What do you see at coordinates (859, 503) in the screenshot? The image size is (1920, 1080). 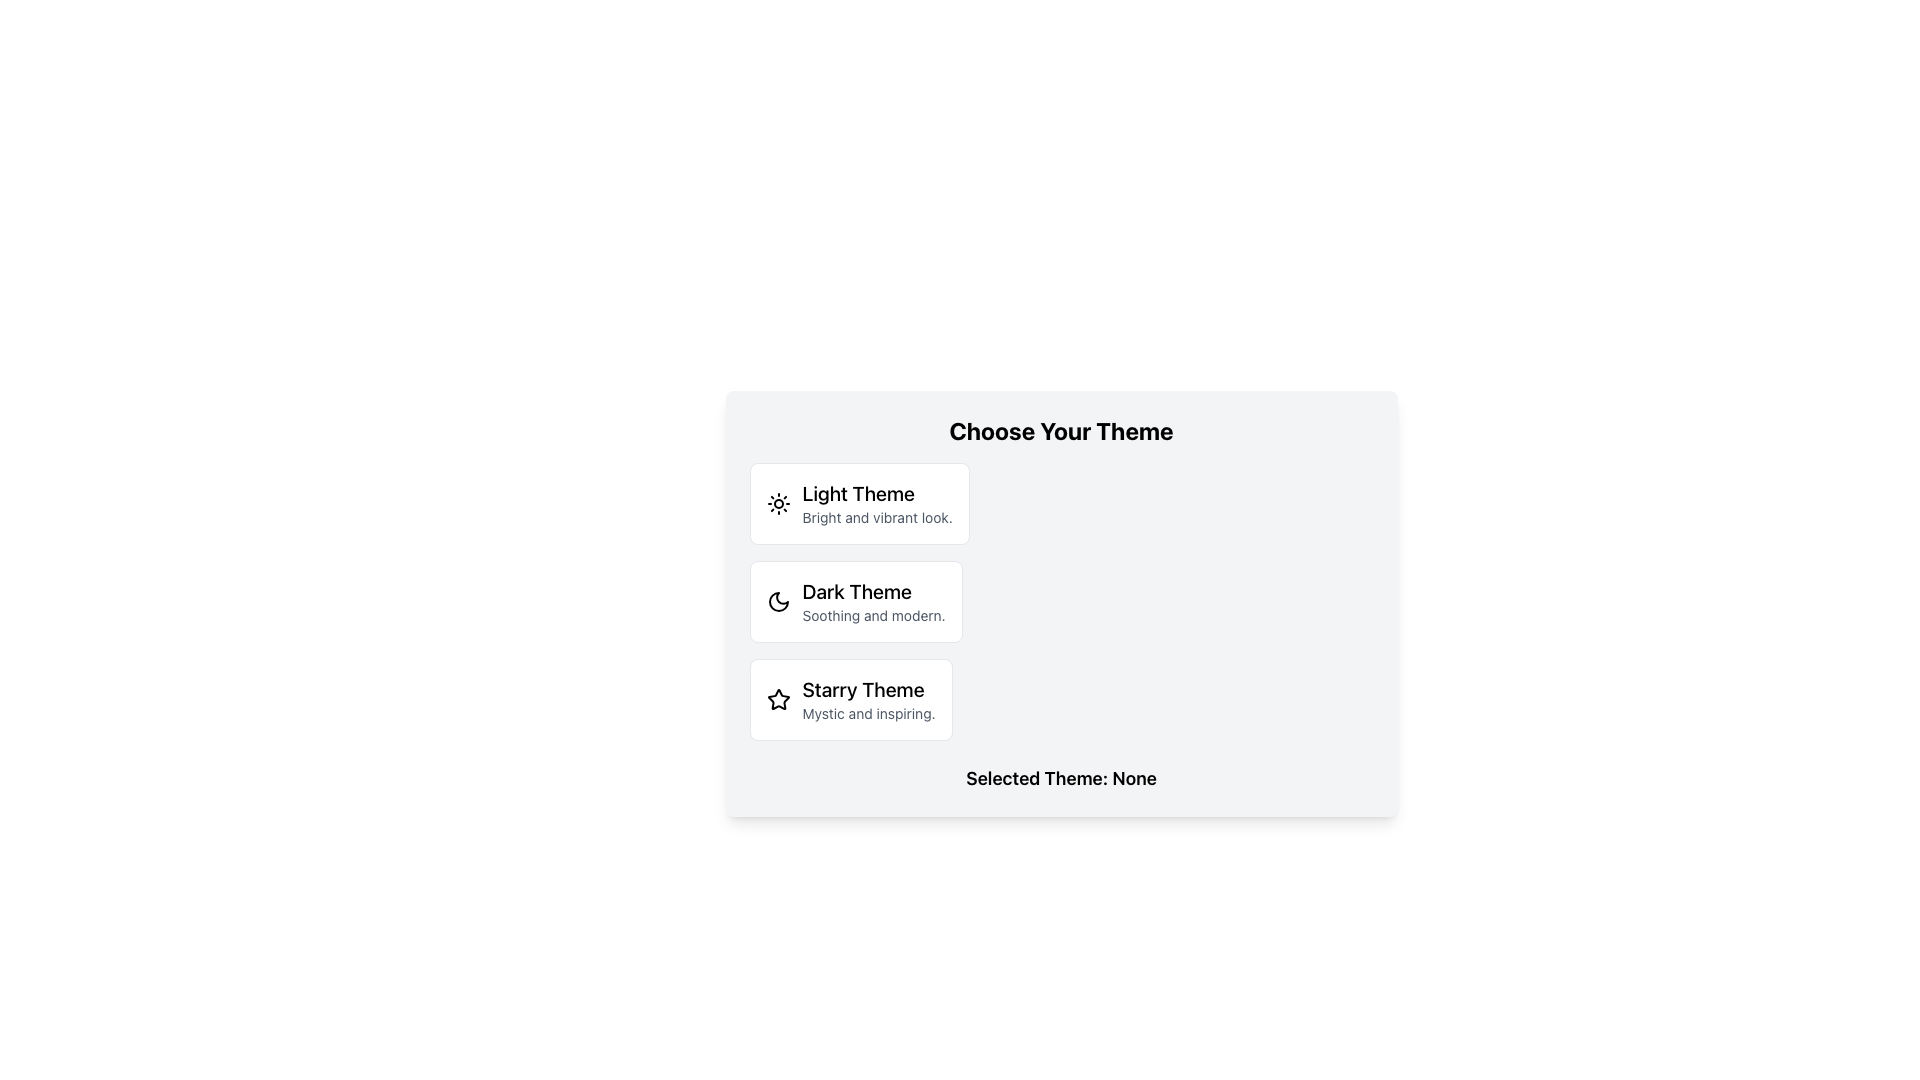 I see `the 'Light Theme' button, which is the first button in a vertical list of three theme options` at bounding box center [859, 503].